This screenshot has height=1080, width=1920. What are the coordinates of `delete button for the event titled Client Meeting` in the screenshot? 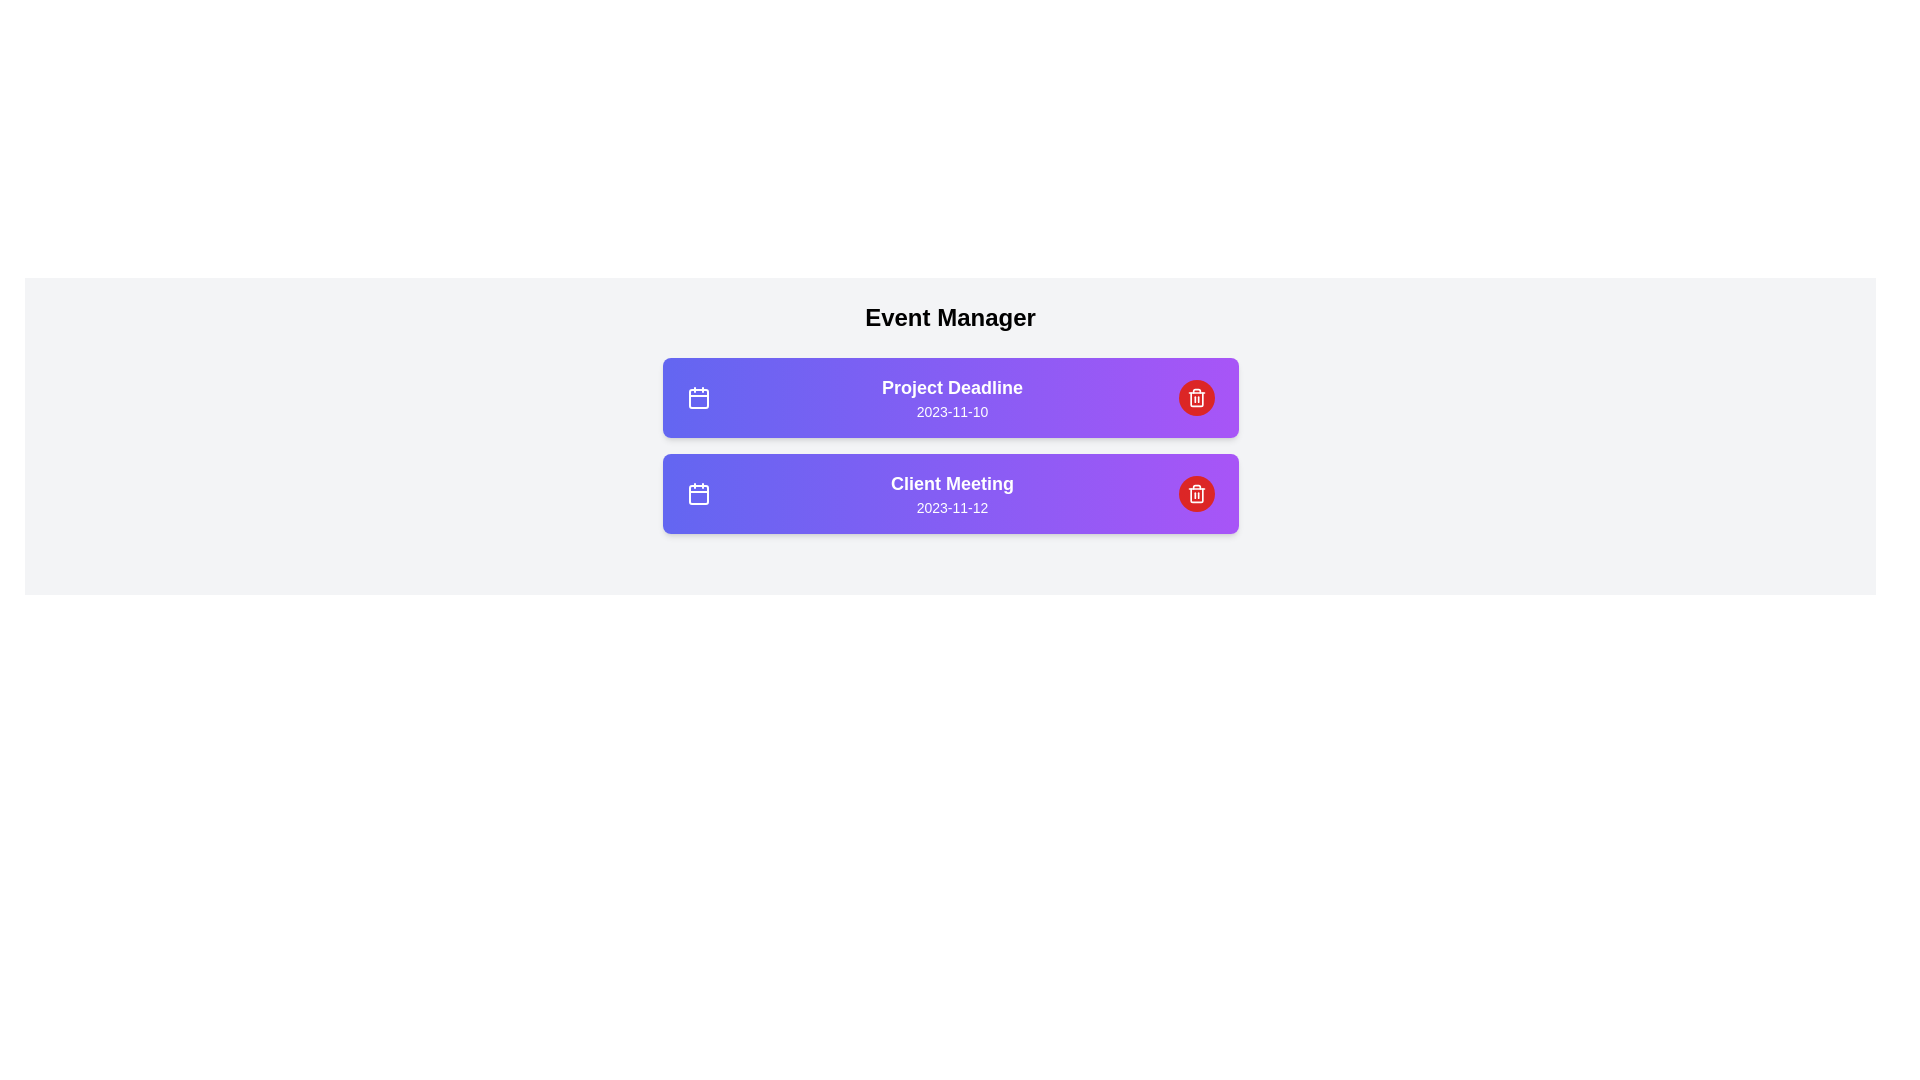 It's located at (1196, 493).